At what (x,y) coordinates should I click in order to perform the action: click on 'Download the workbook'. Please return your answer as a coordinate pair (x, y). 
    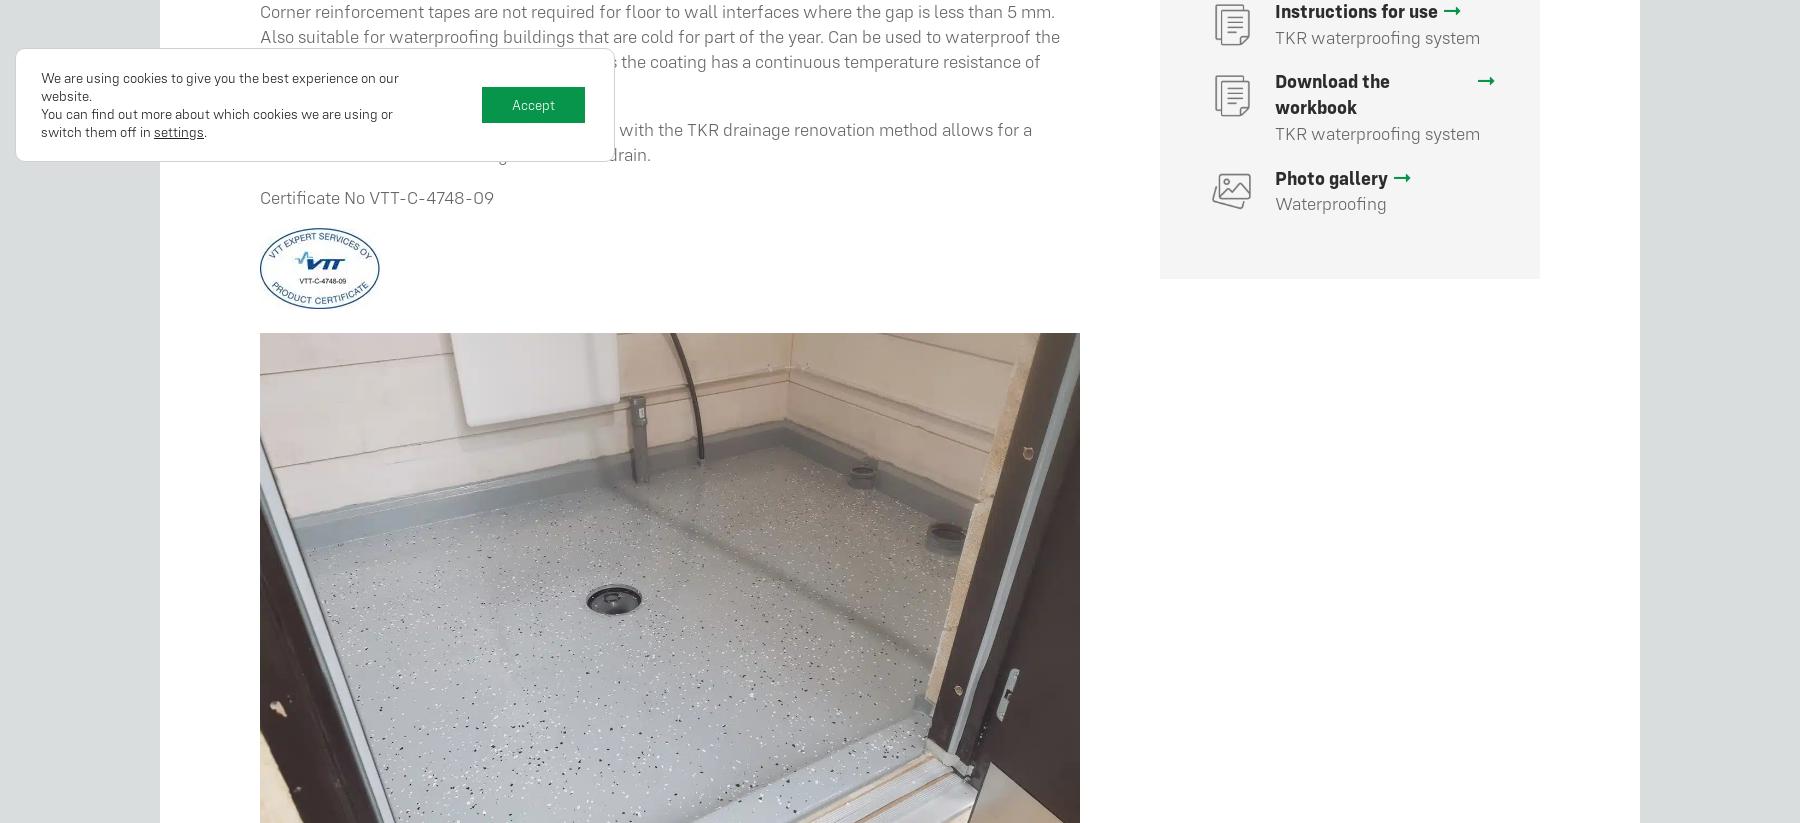
    Looking at the image, I should click on (1332, 92).